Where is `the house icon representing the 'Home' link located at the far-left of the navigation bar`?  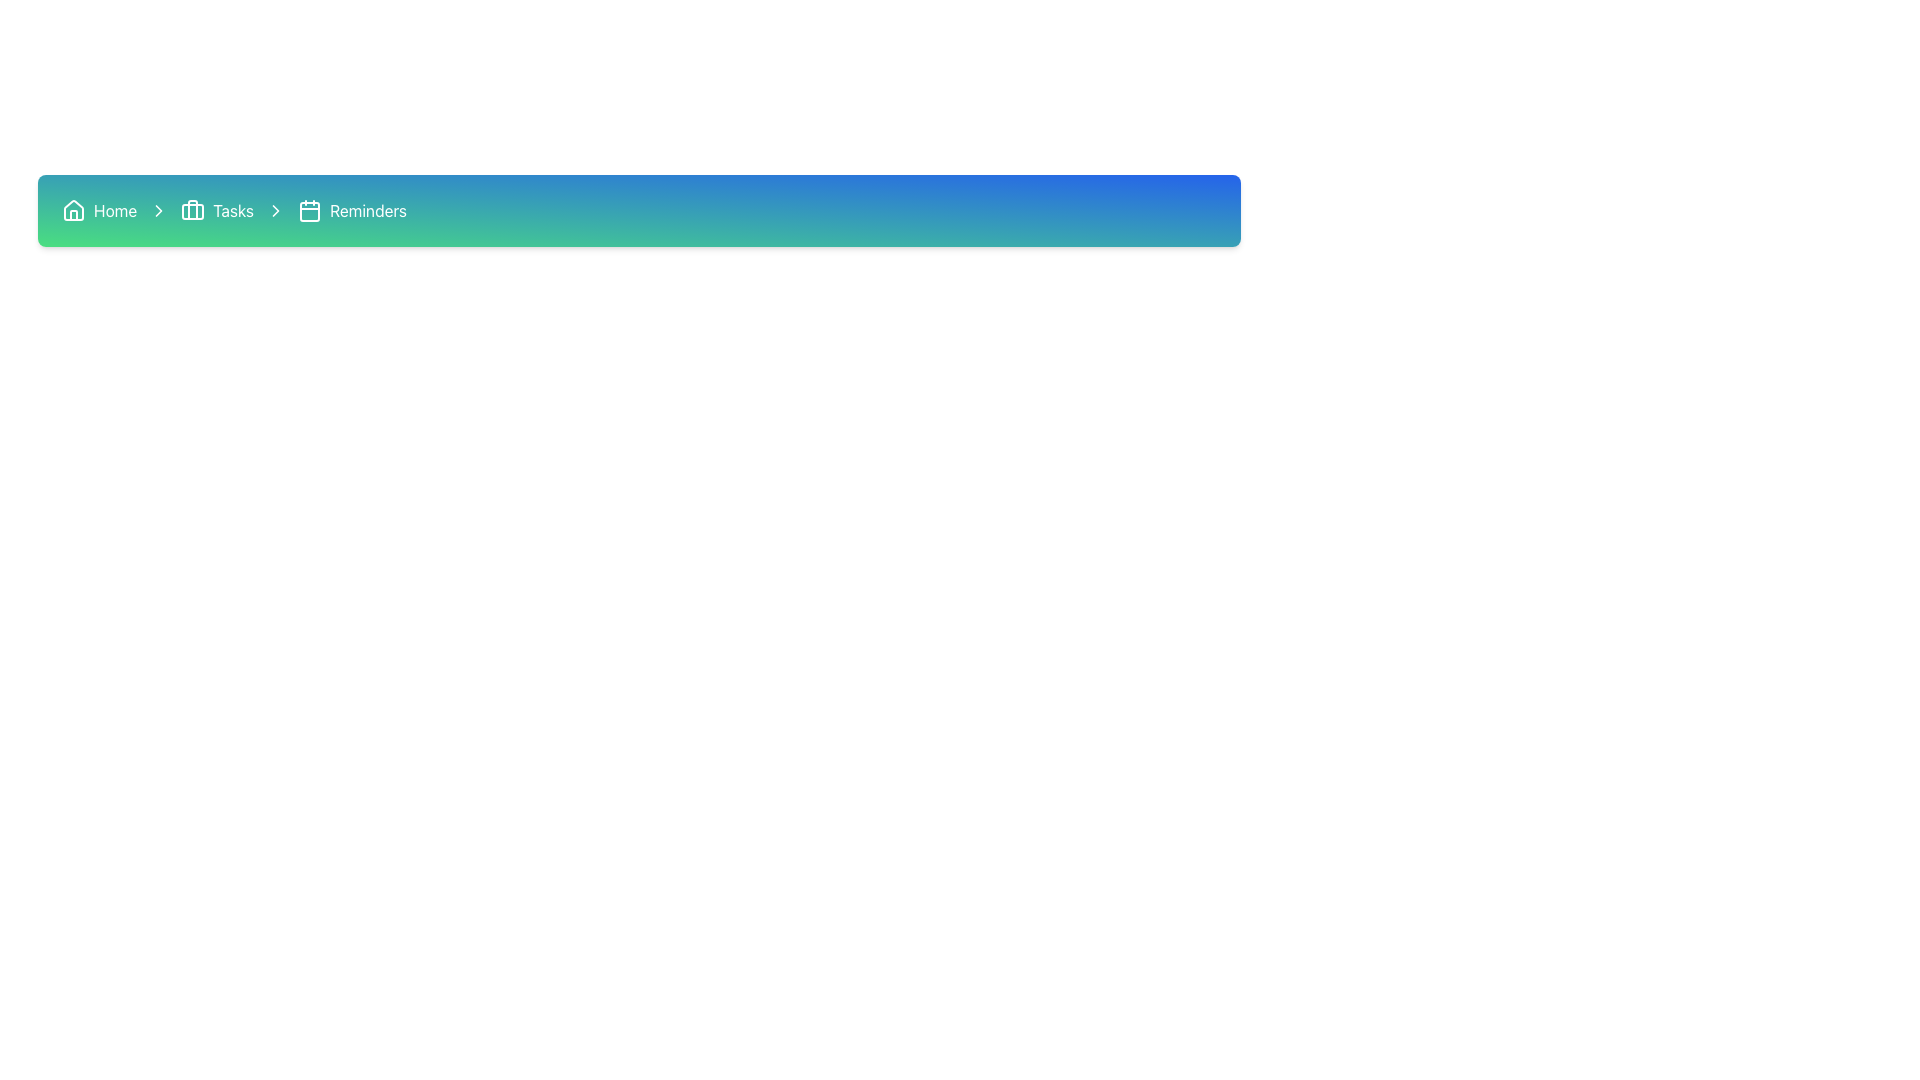 the house icon representing the 'Home' link located at the far-left of the navigation bar is located at coordinates (73, 211).